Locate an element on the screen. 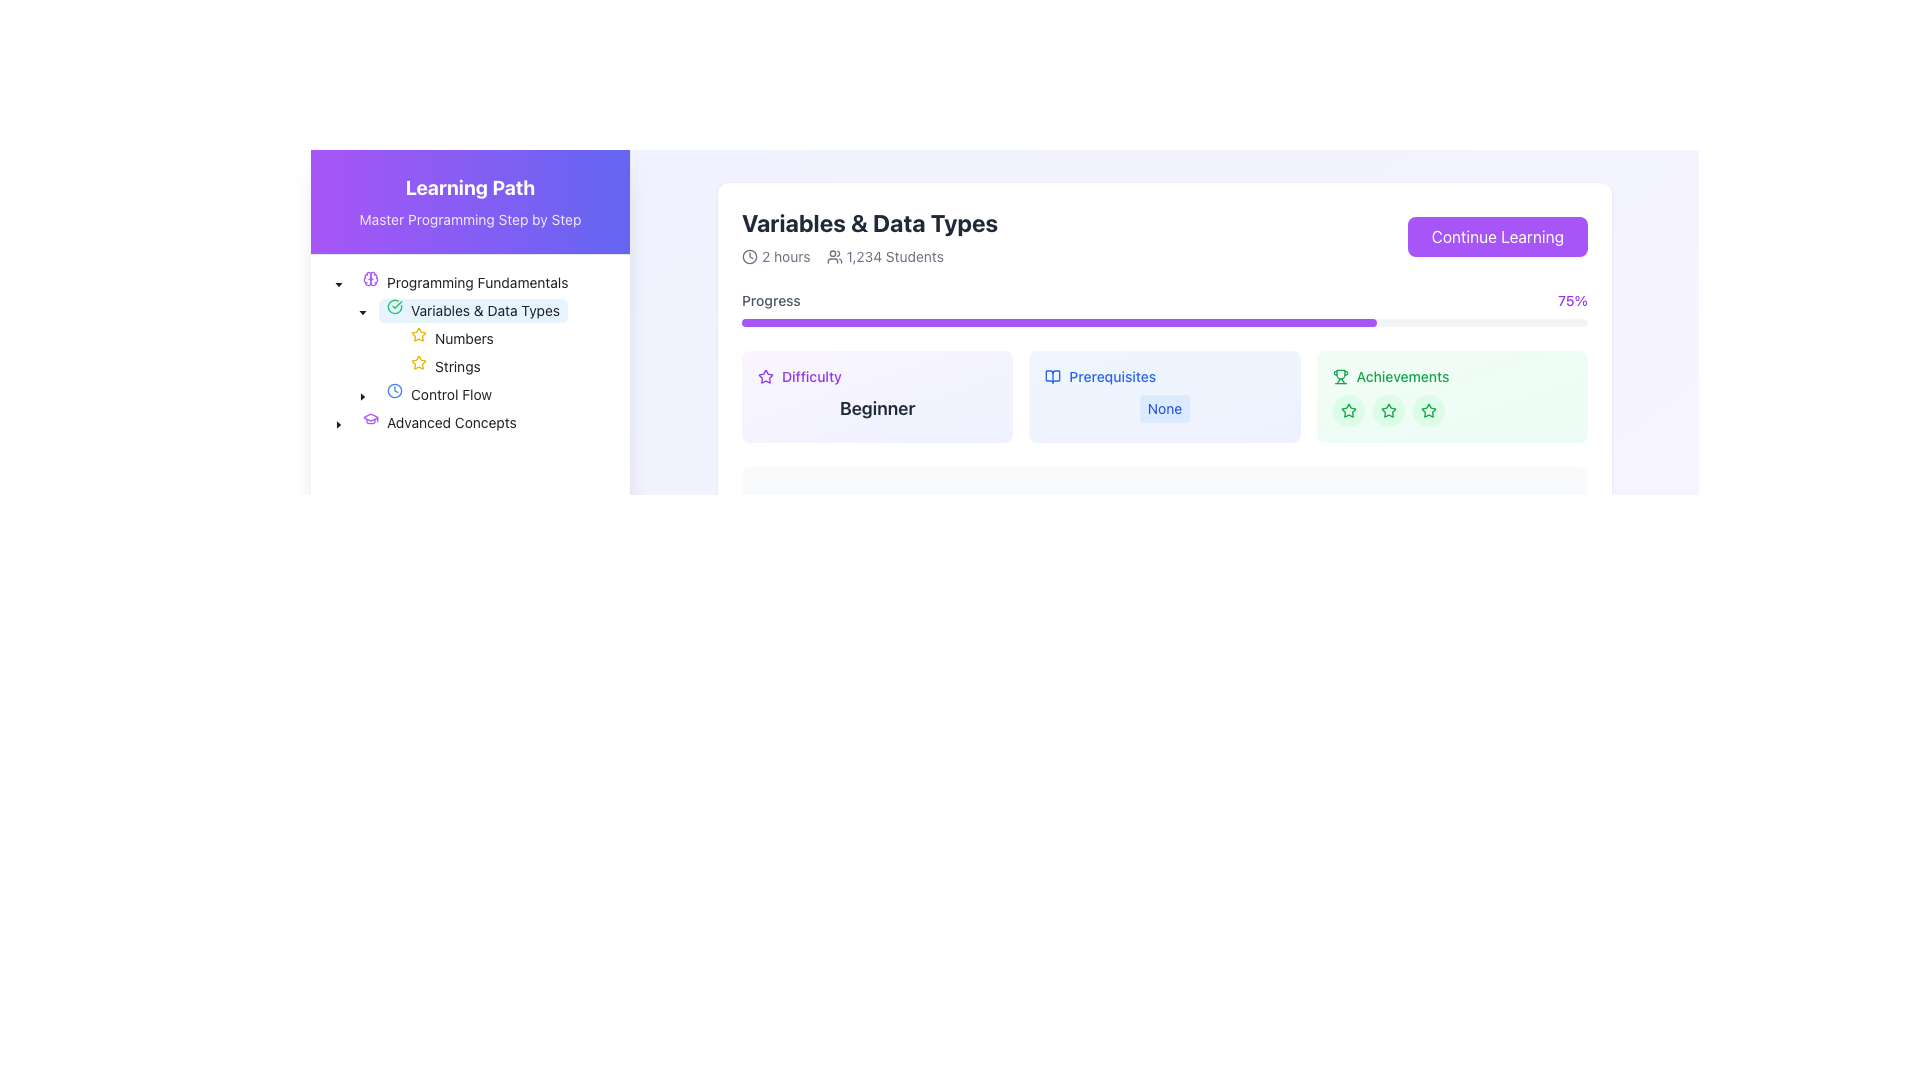 The width and height of the screenshot is (1920, 1080). the text label that serves as a navigation link to the 'Control Flow' section of the course is located at coordinates (450, 394).